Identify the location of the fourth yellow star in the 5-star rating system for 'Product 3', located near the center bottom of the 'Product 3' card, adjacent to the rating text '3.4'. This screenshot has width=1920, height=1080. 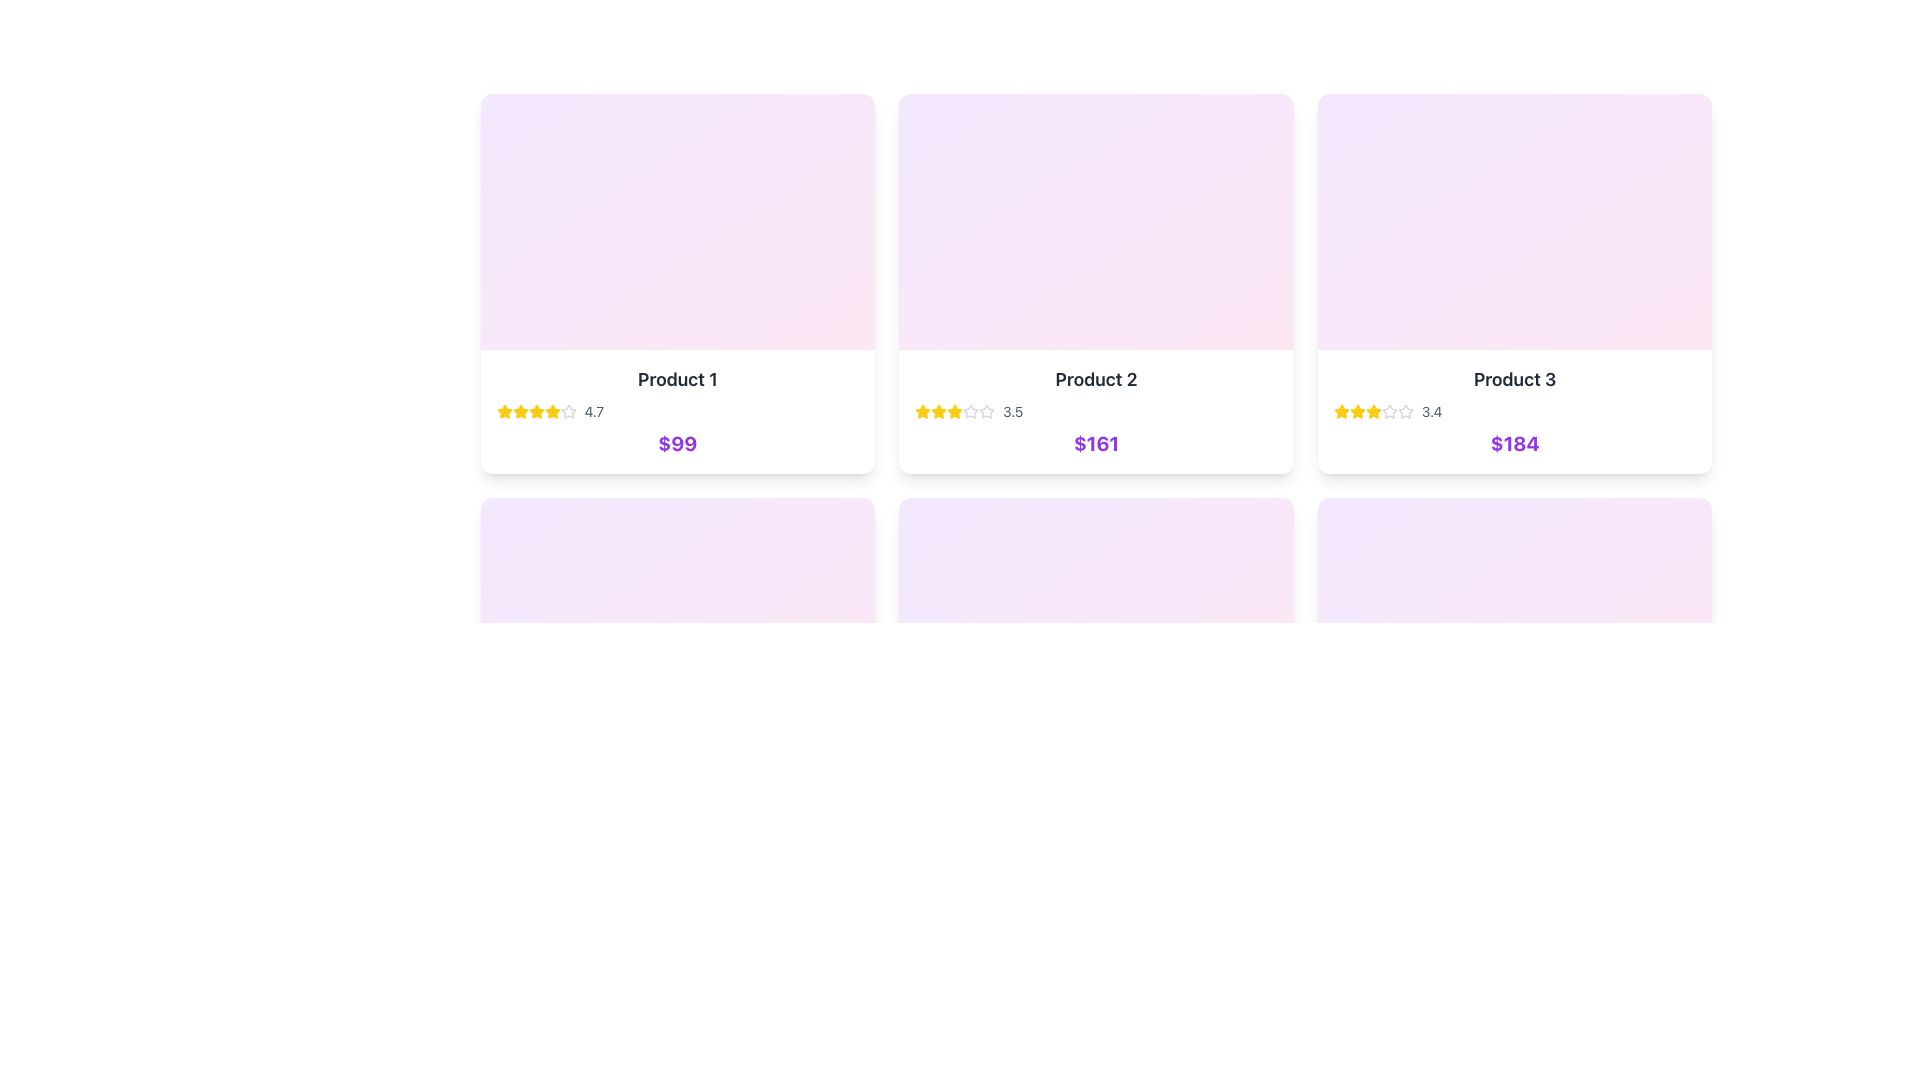
(1372, 411).